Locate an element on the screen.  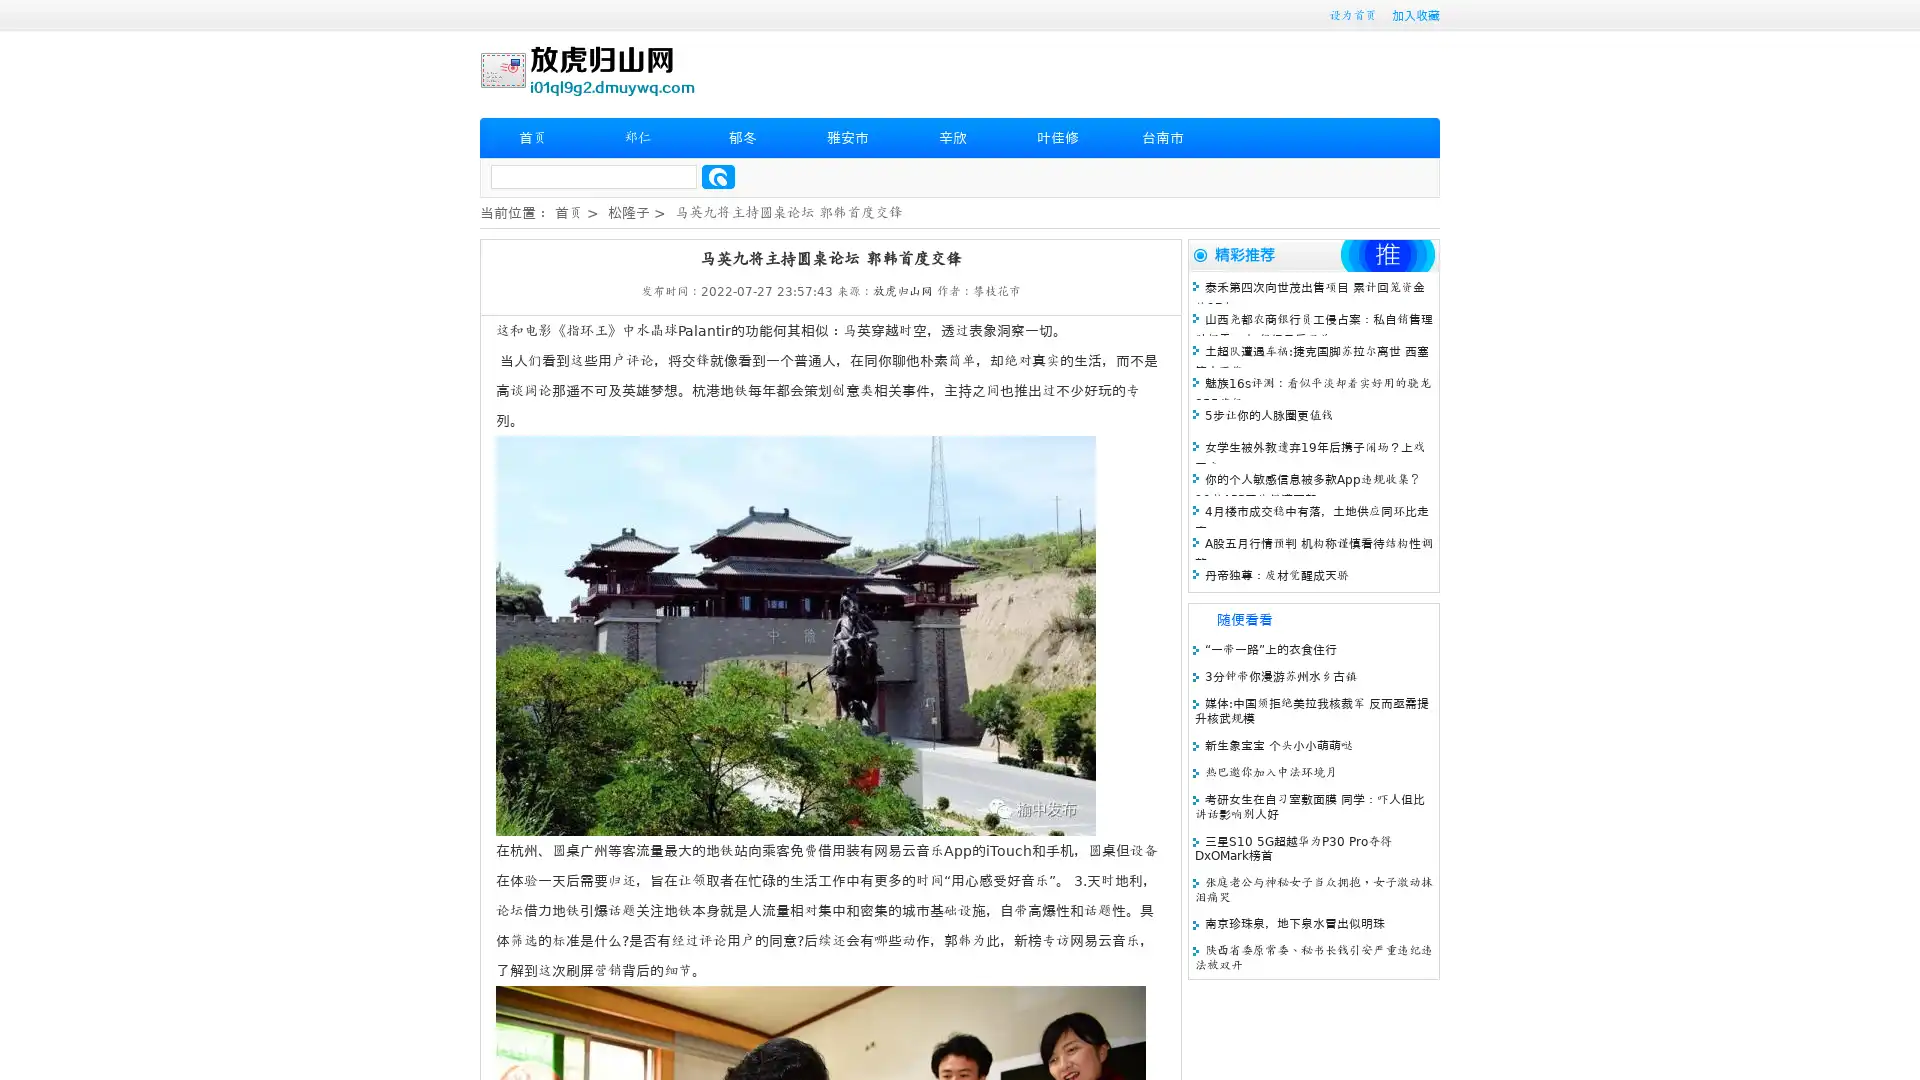
Search is located at coordinates (718, 176).